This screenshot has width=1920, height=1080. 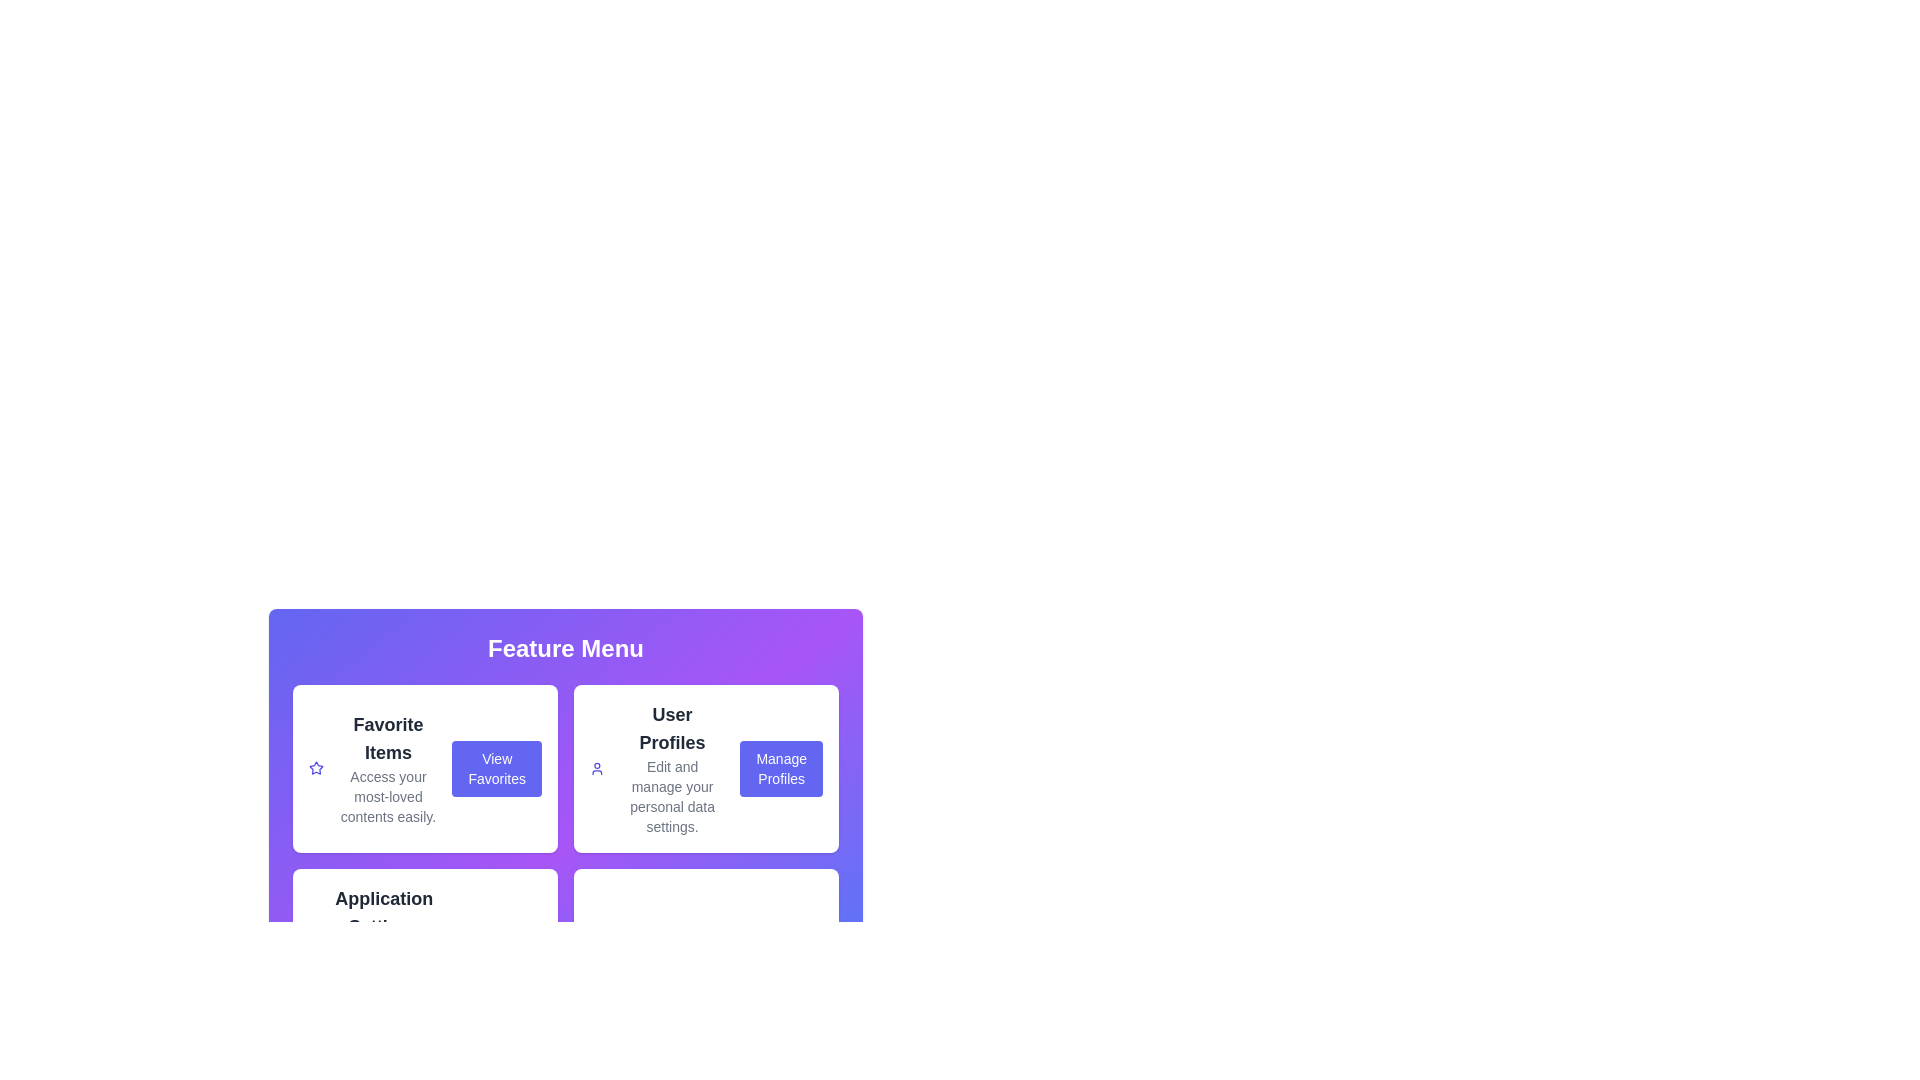 I want to click on the View Favorites button to perform its action, so click(x=497, y=767).